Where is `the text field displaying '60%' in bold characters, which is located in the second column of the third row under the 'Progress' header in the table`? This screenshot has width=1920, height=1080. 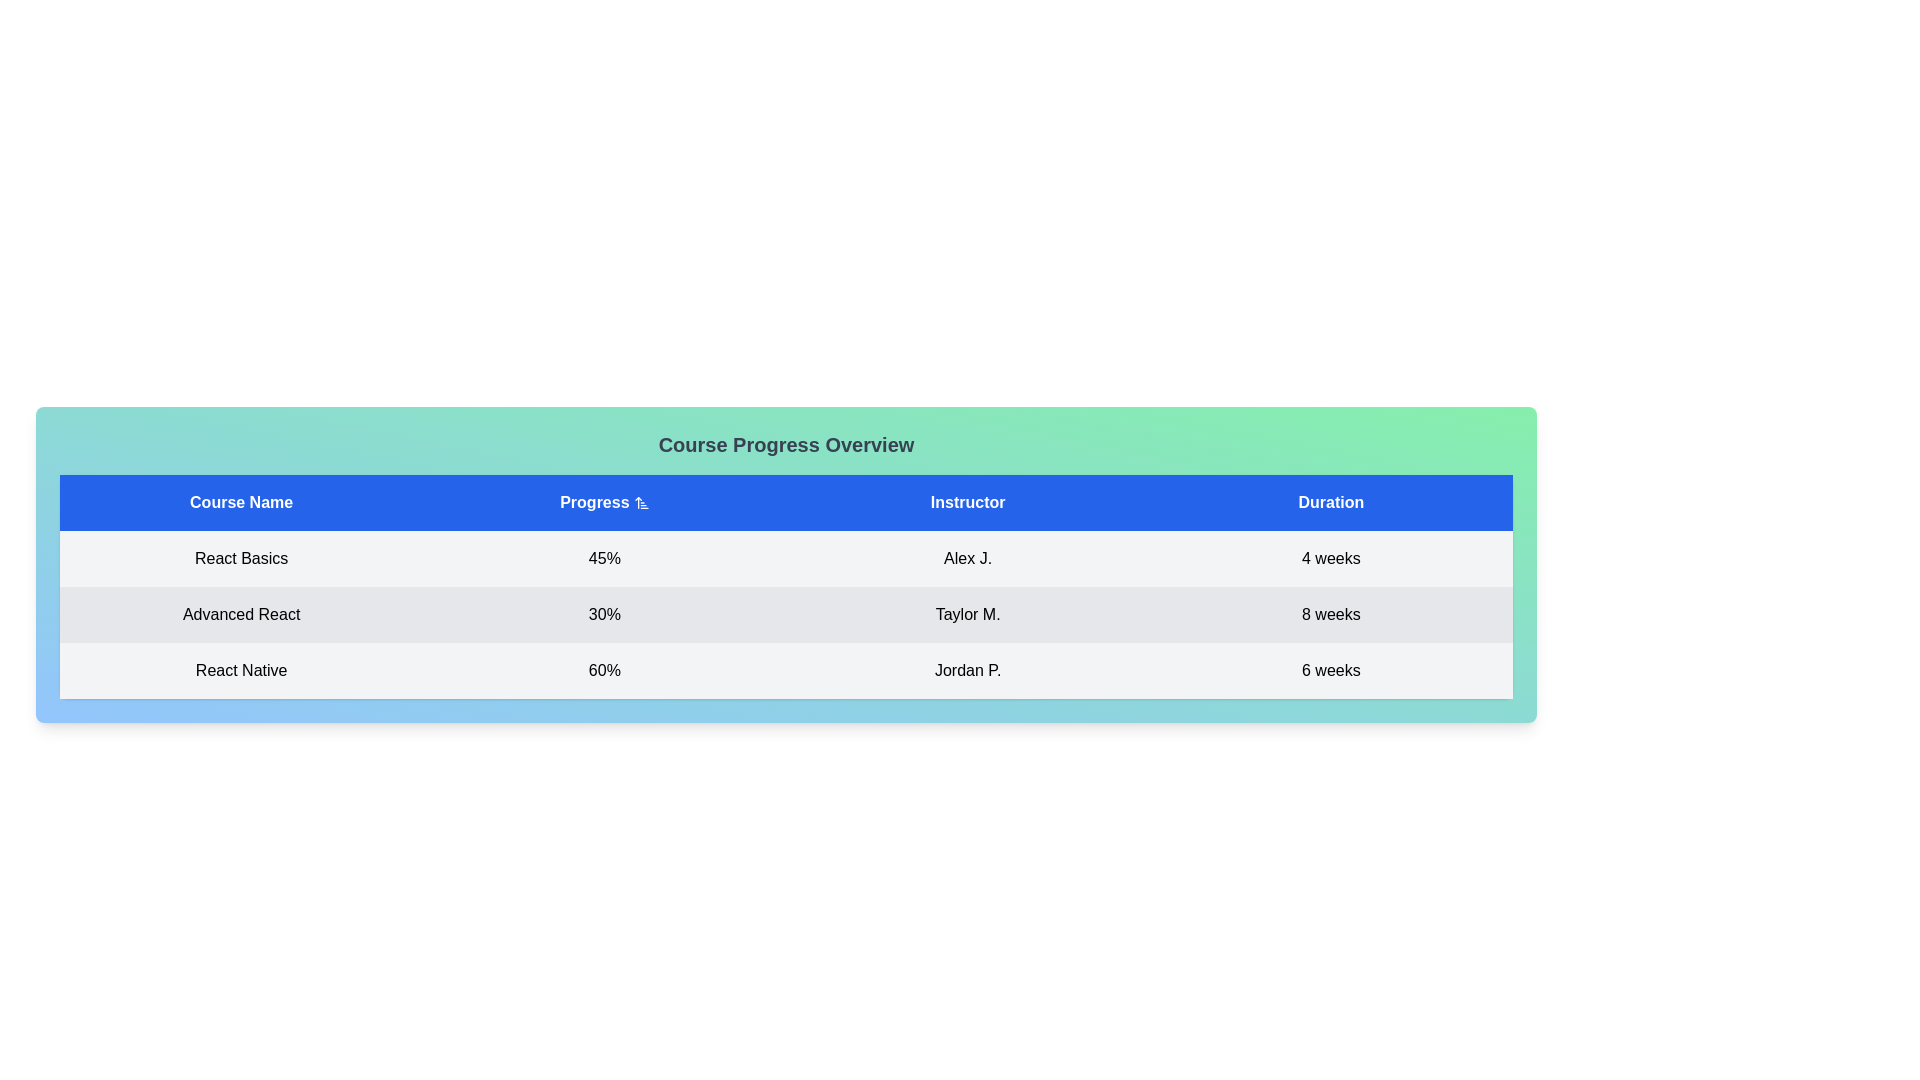 the text field displaying '60%' in bold characters, which is located in the second column of the third row under the 'Progress' header in the table is located at coordinates (603, 671).